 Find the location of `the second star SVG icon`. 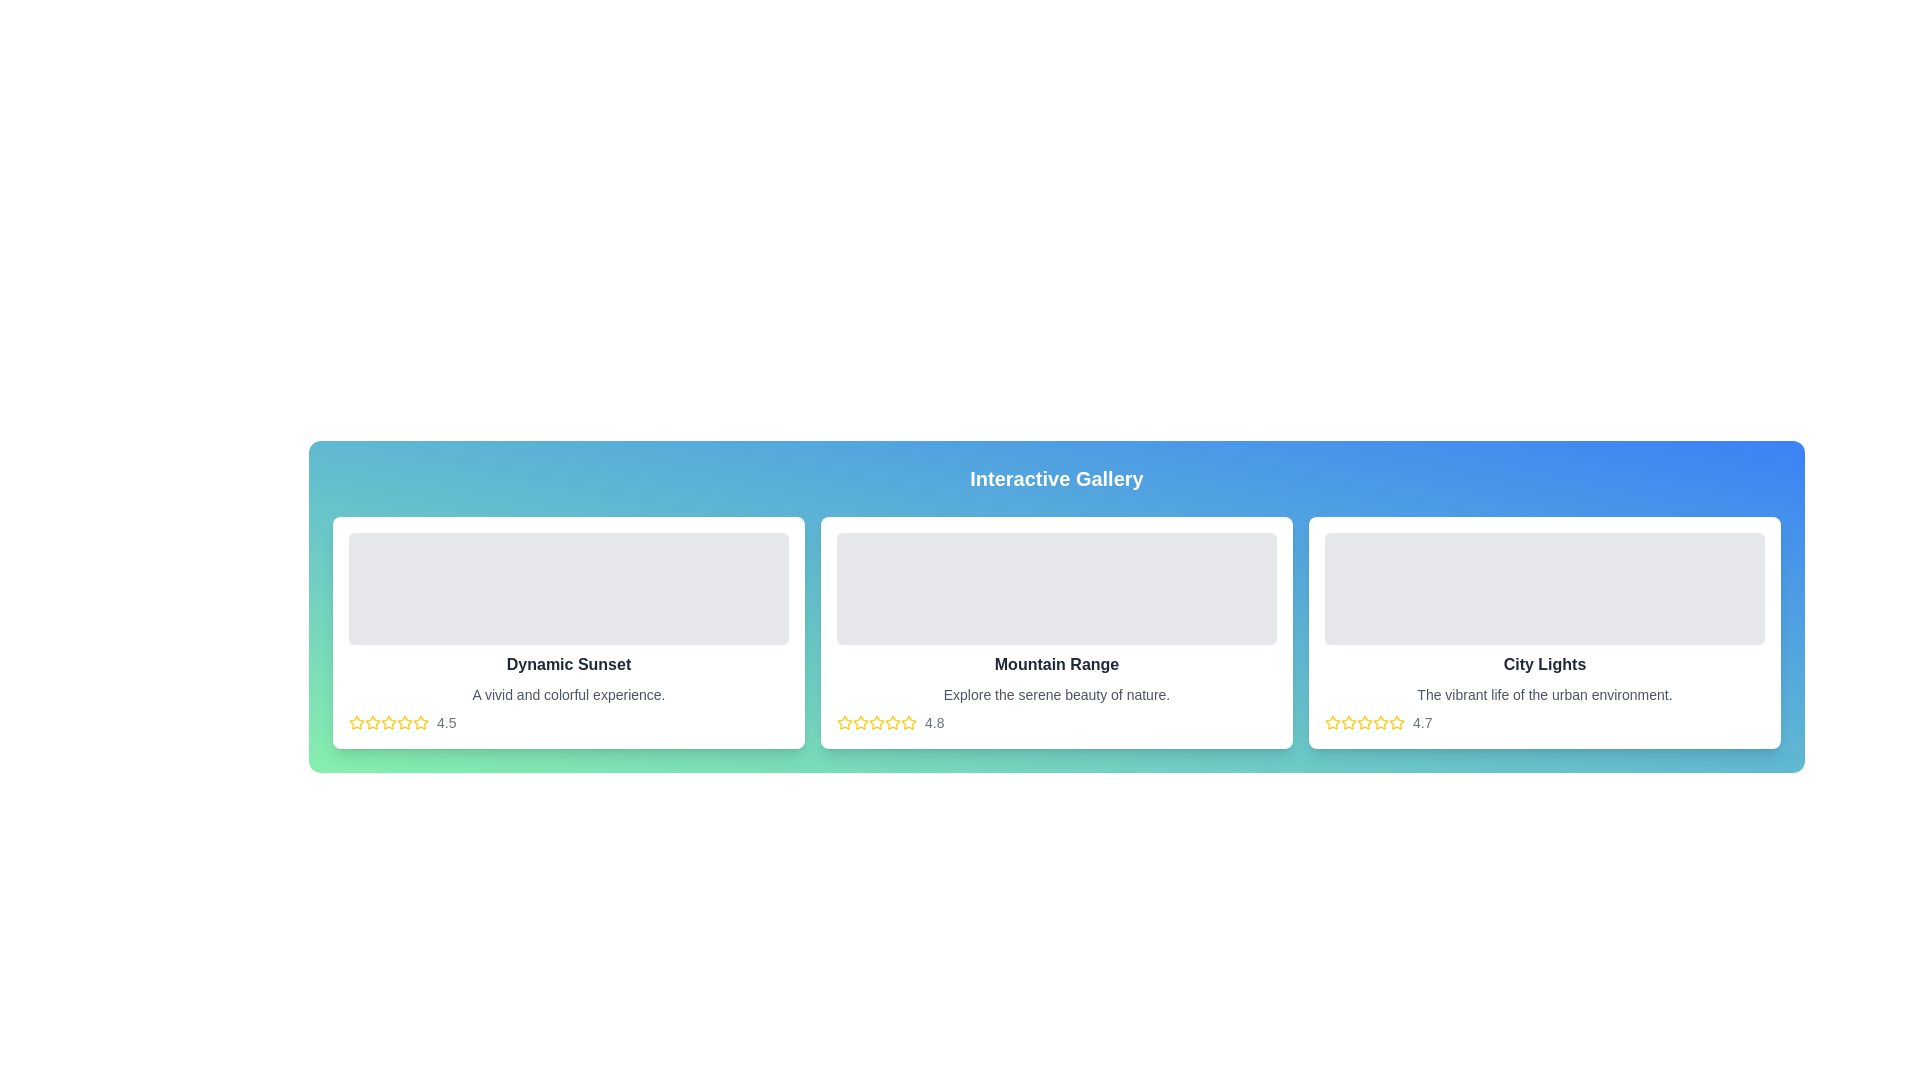

the second star SVG icon is located at coordinates (420, 722).